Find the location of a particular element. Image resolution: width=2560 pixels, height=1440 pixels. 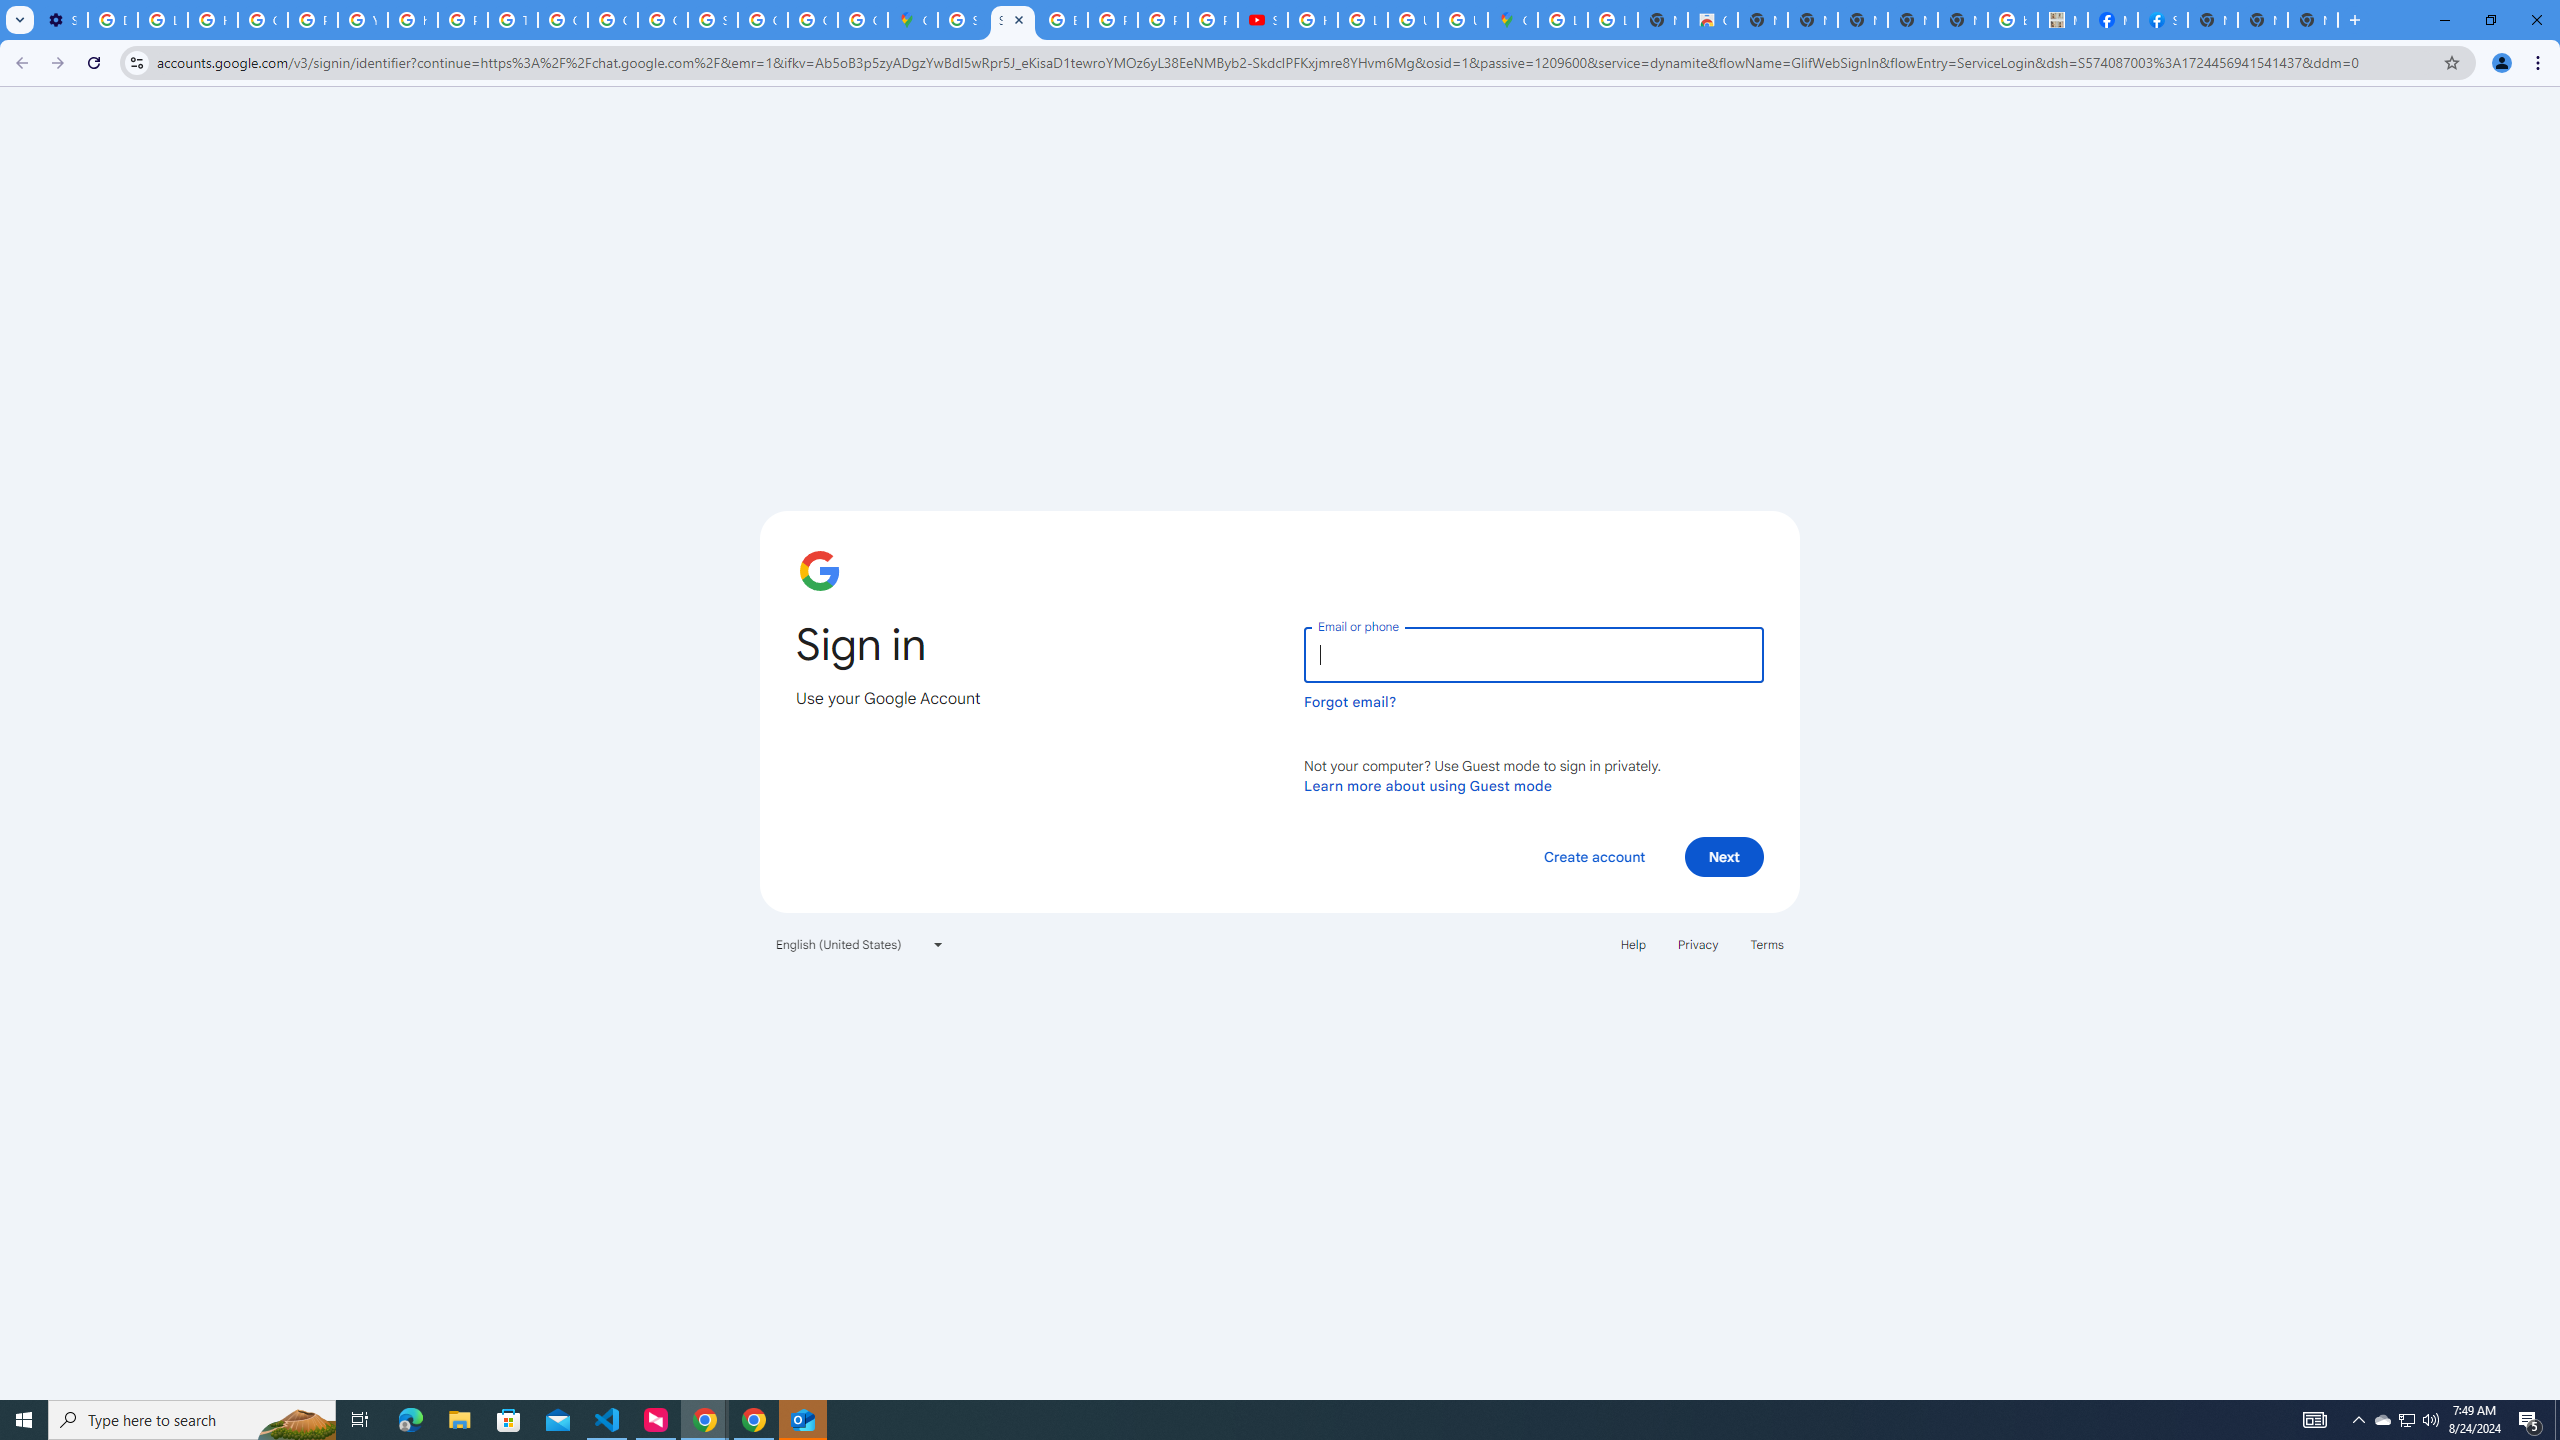

'Delete photos & videos - Computer - Google Photos Help' is located at coordinates (111, 19).